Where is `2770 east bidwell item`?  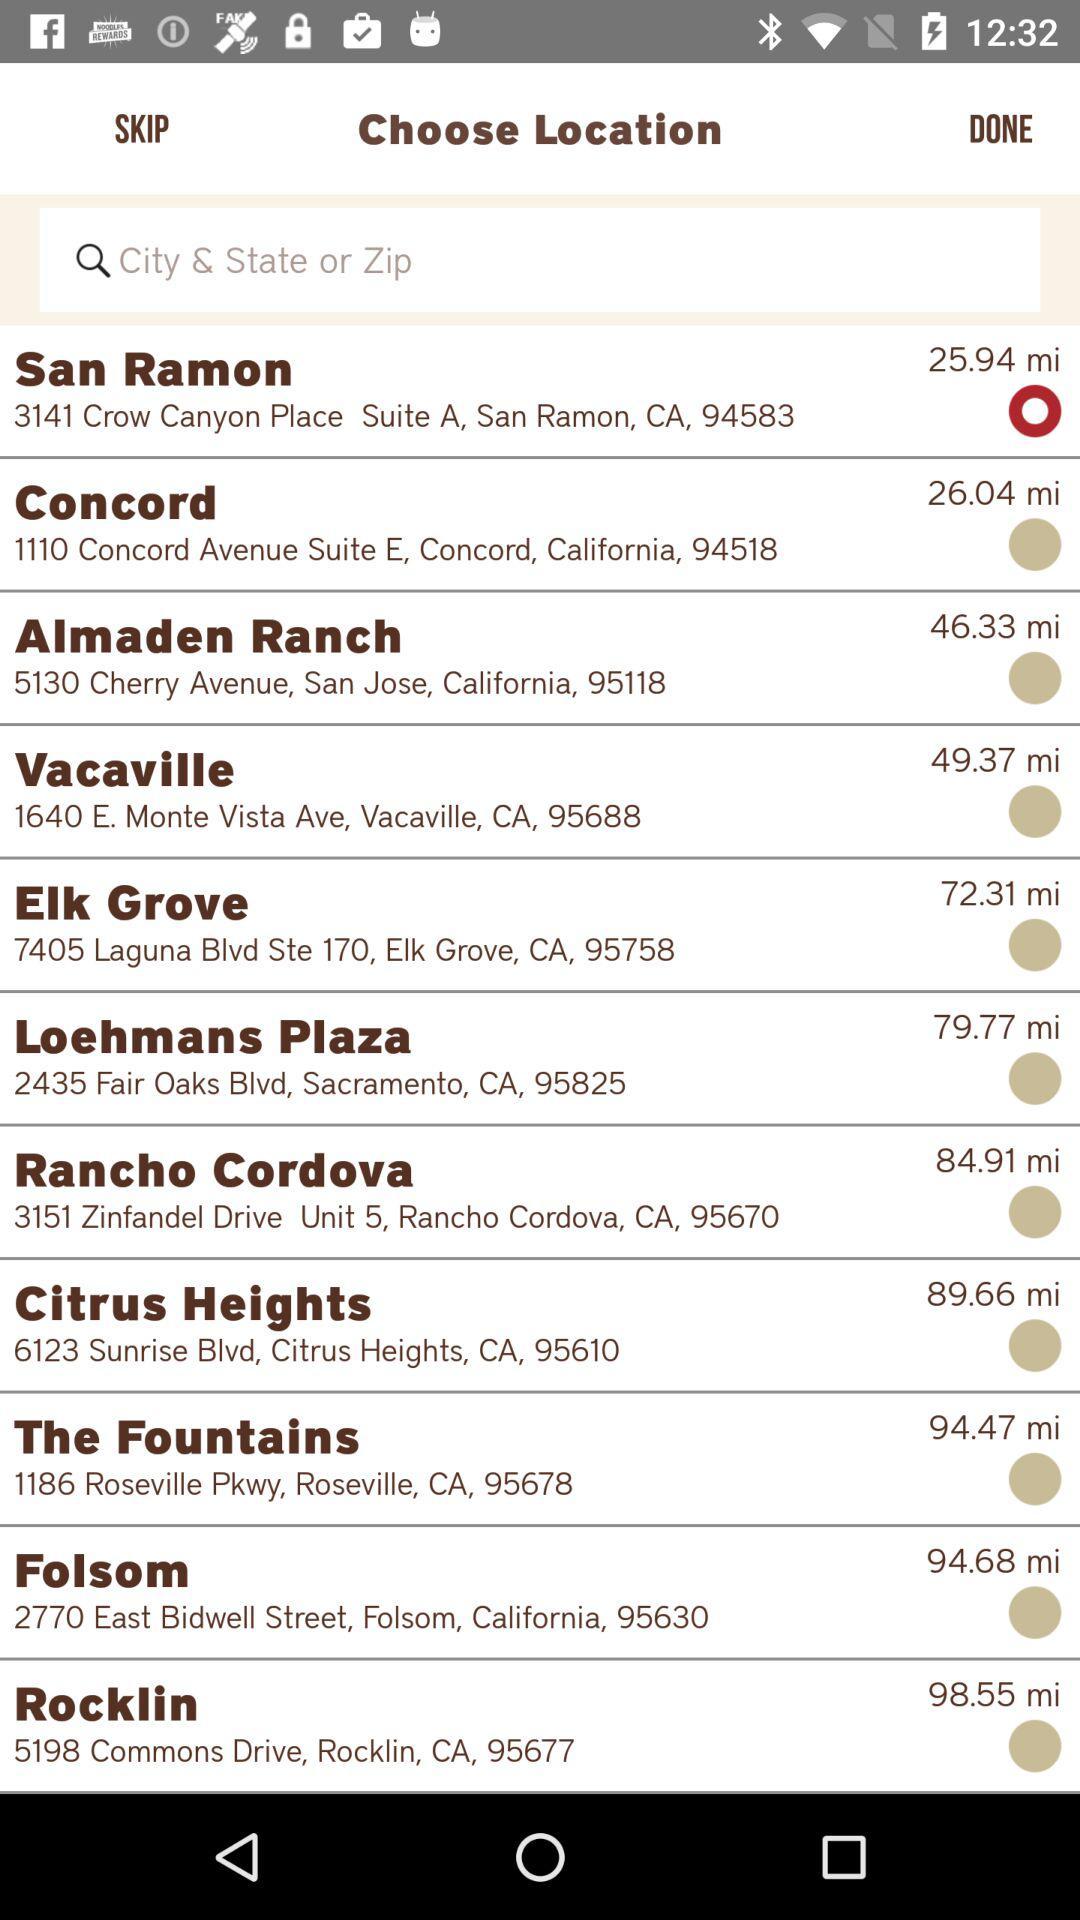
2770 east bidwell item is located at coordinates (456, 1617).